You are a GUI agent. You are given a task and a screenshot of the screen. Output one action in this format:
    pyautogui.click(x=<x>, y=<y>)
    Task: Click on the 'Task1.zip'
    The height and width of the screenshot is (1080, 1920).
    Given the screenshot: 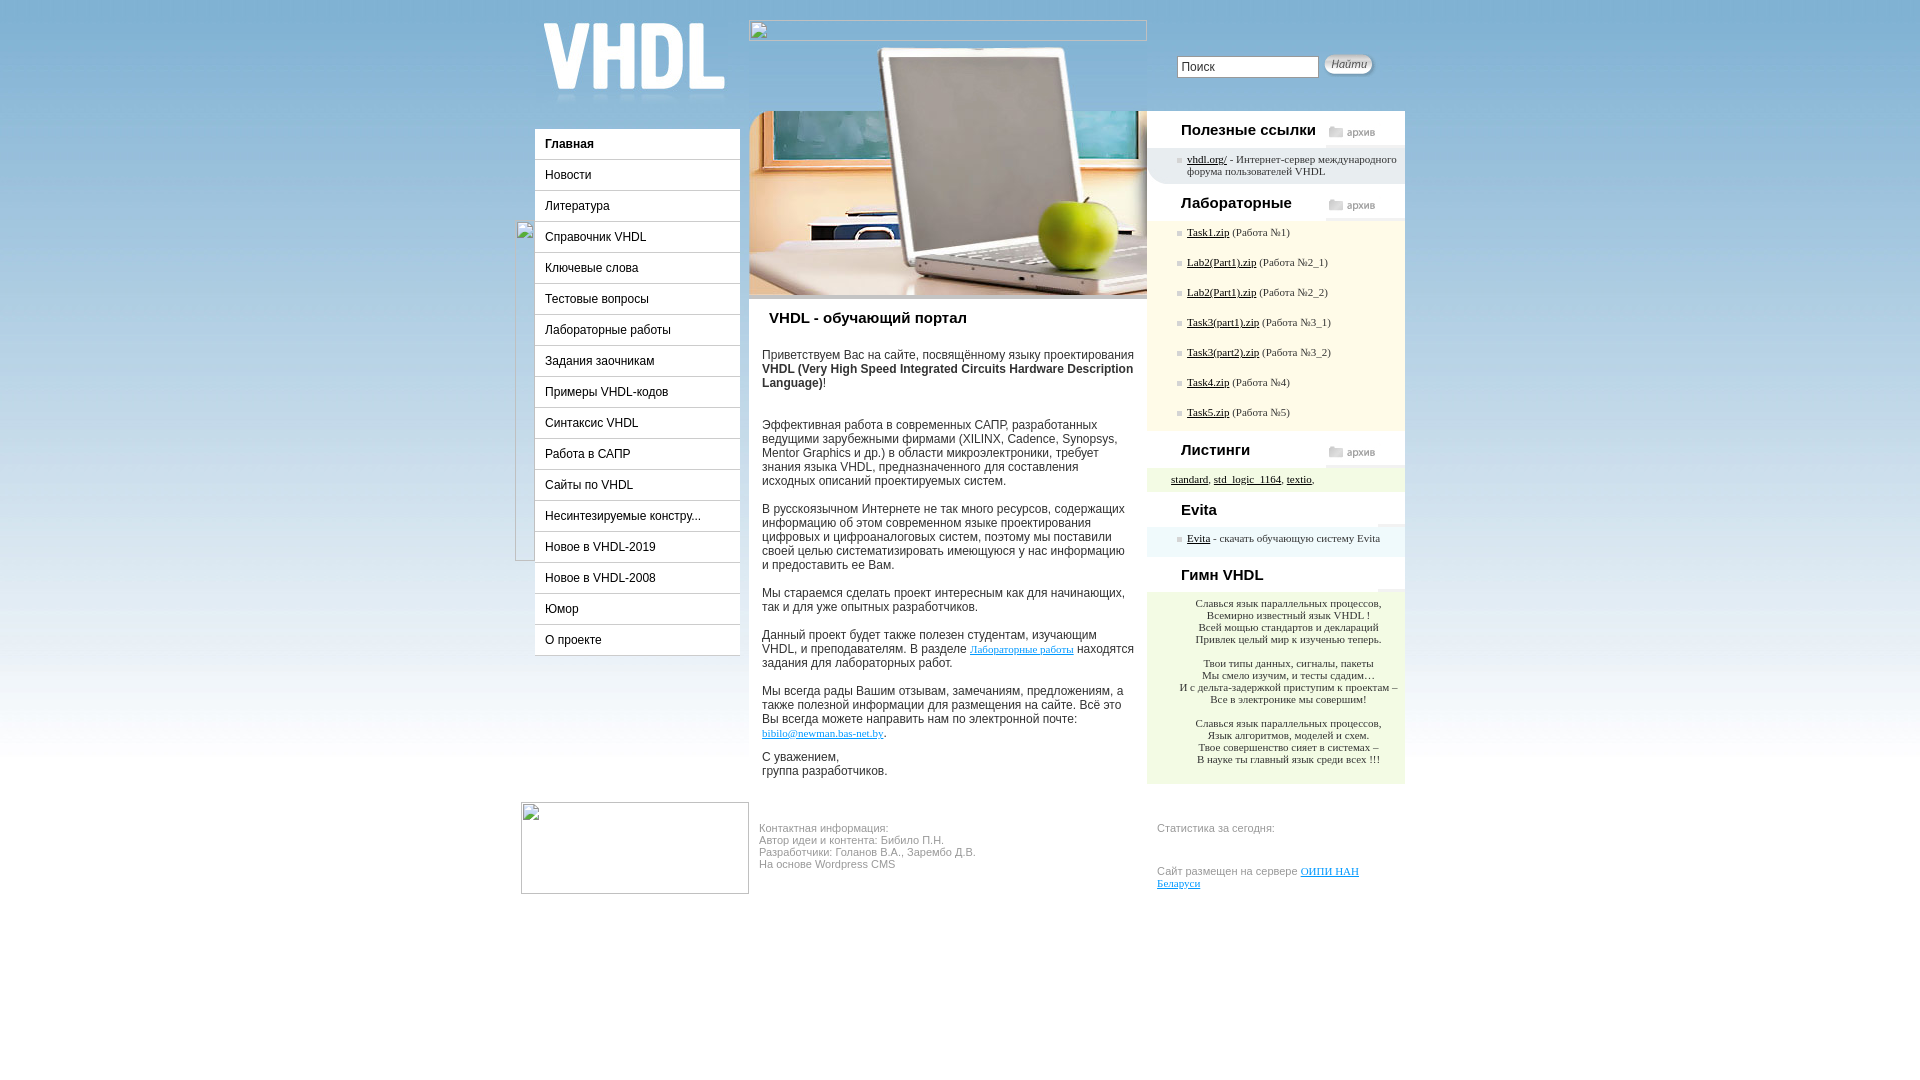 What is the action you would take?
    pyautogui.click(x=1207, y=230)
    